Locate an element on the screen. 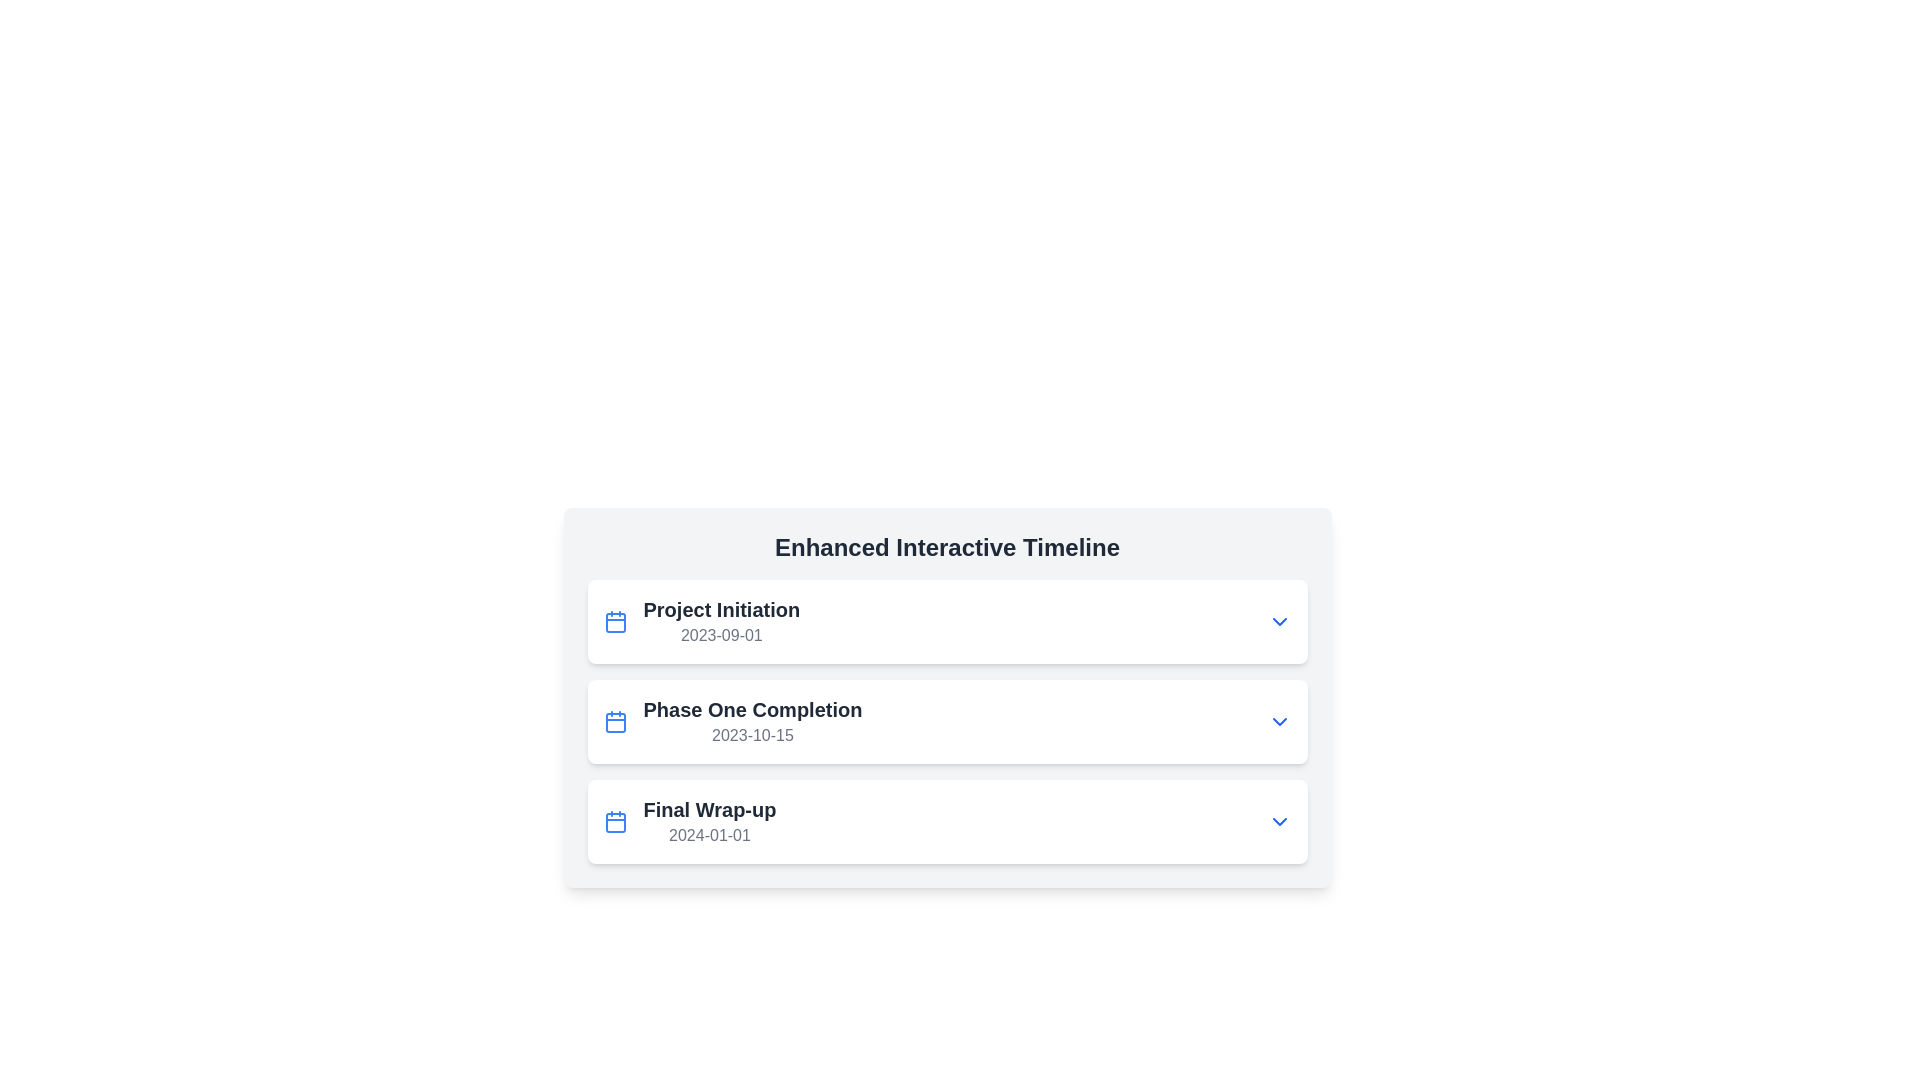  the calendar icon located in the first row of the interactive timeline, next to the text 'Project Initiation' and the date '2023-09-01' is located at coordinates (614, 620).